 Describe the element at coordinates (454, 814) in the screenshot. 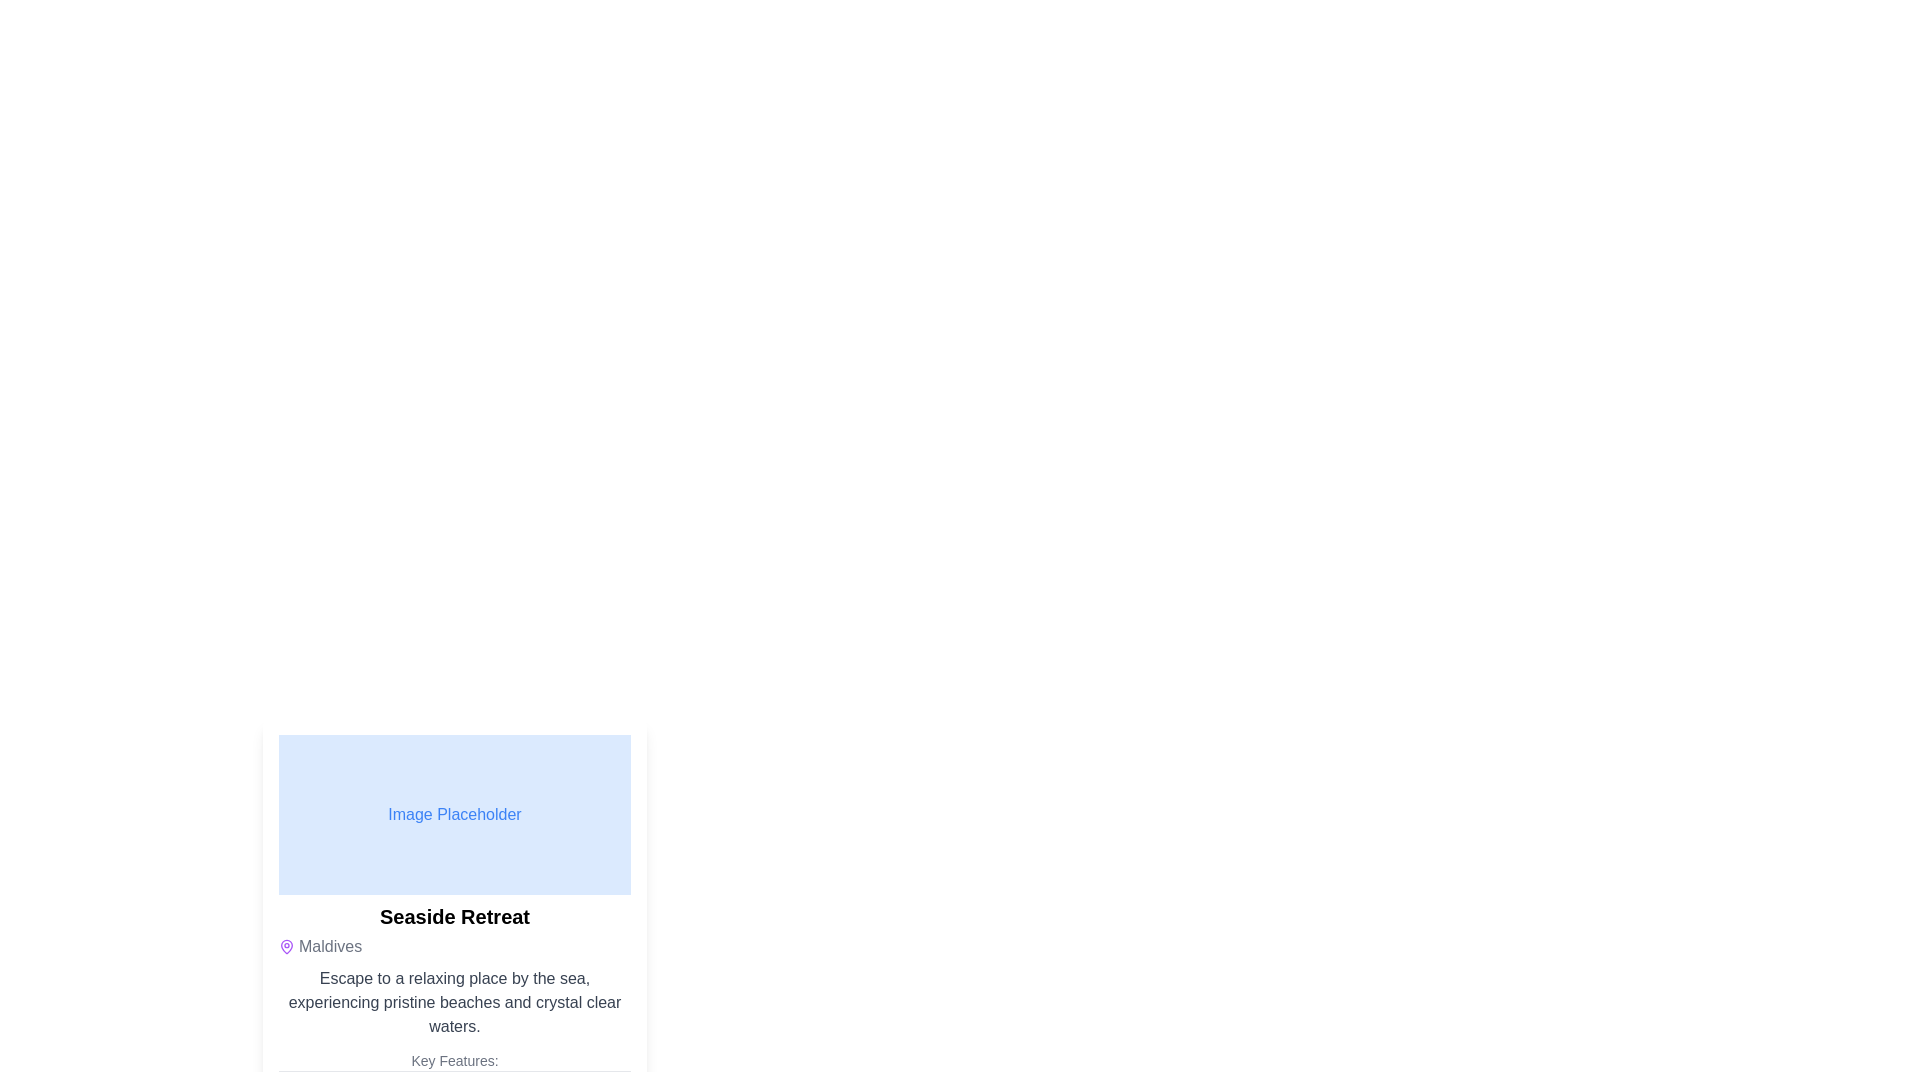

I see `the Text Label that serves as a placeholder for an image, centrally located in a light blue background within a card-like component` at that location.